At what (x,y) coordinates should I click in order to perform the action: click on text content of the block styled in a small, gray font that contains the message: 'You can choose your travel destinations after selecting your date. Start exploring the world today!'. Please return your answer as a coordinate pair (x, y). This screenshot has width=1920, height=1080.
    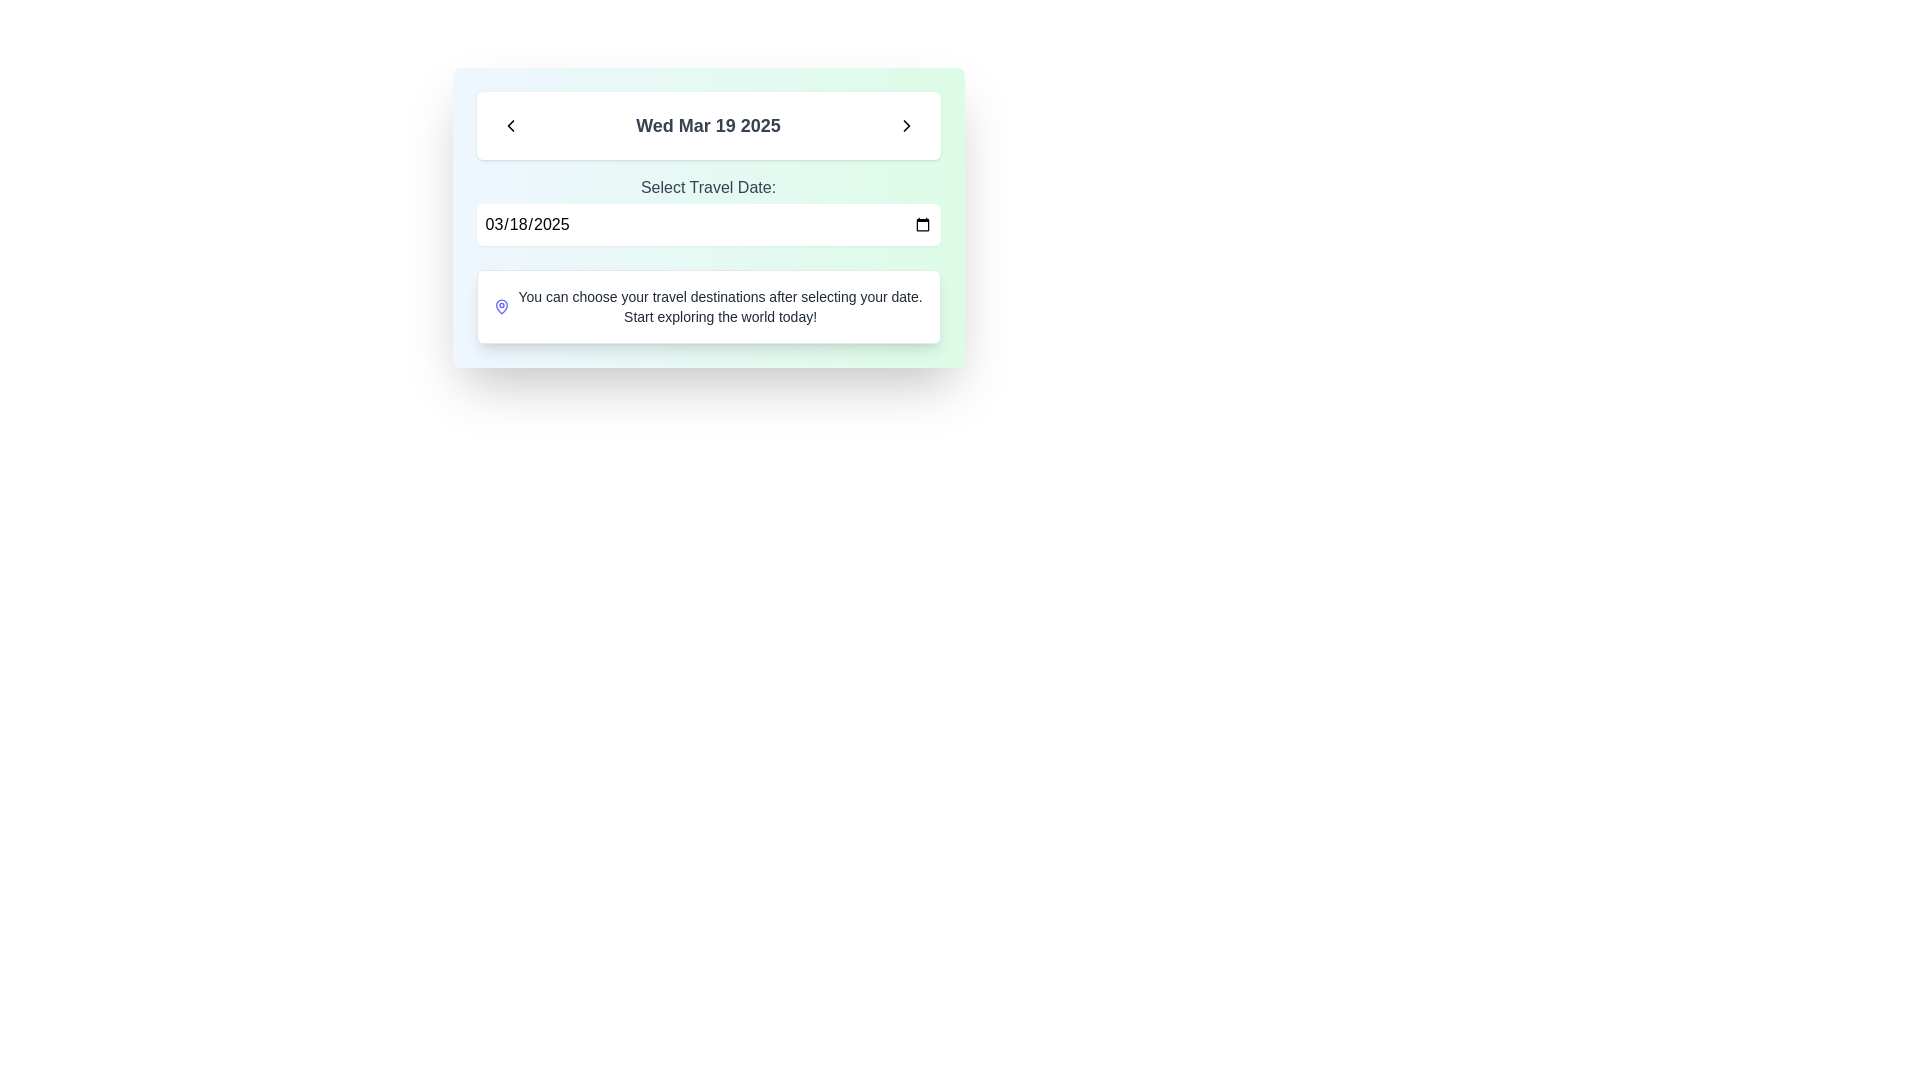
    Looking at the image, I should click on (720, 307).